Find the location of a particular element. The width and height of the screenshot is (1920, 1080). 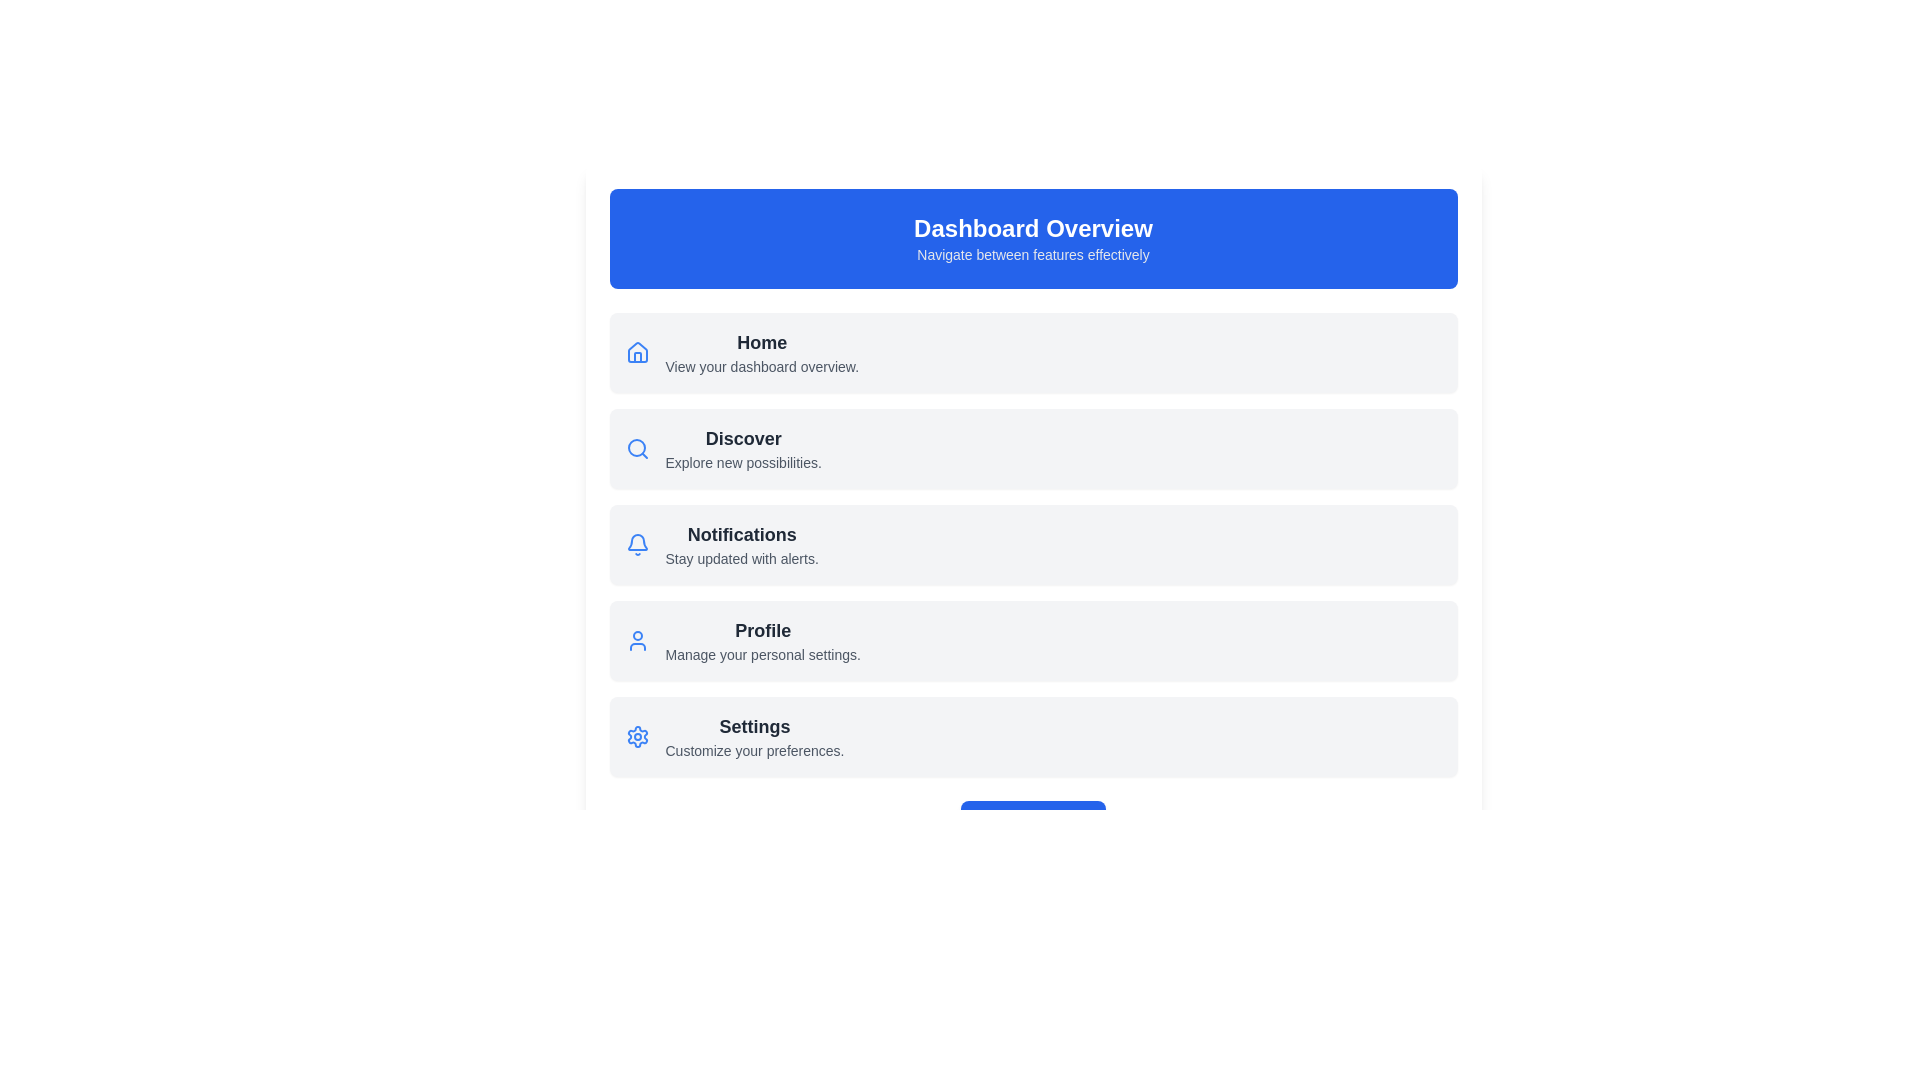

the Informational Header Banner that displays 'Dashboard Overview' and provides a brief description of its purpose is located at coordinates (1033, 238).